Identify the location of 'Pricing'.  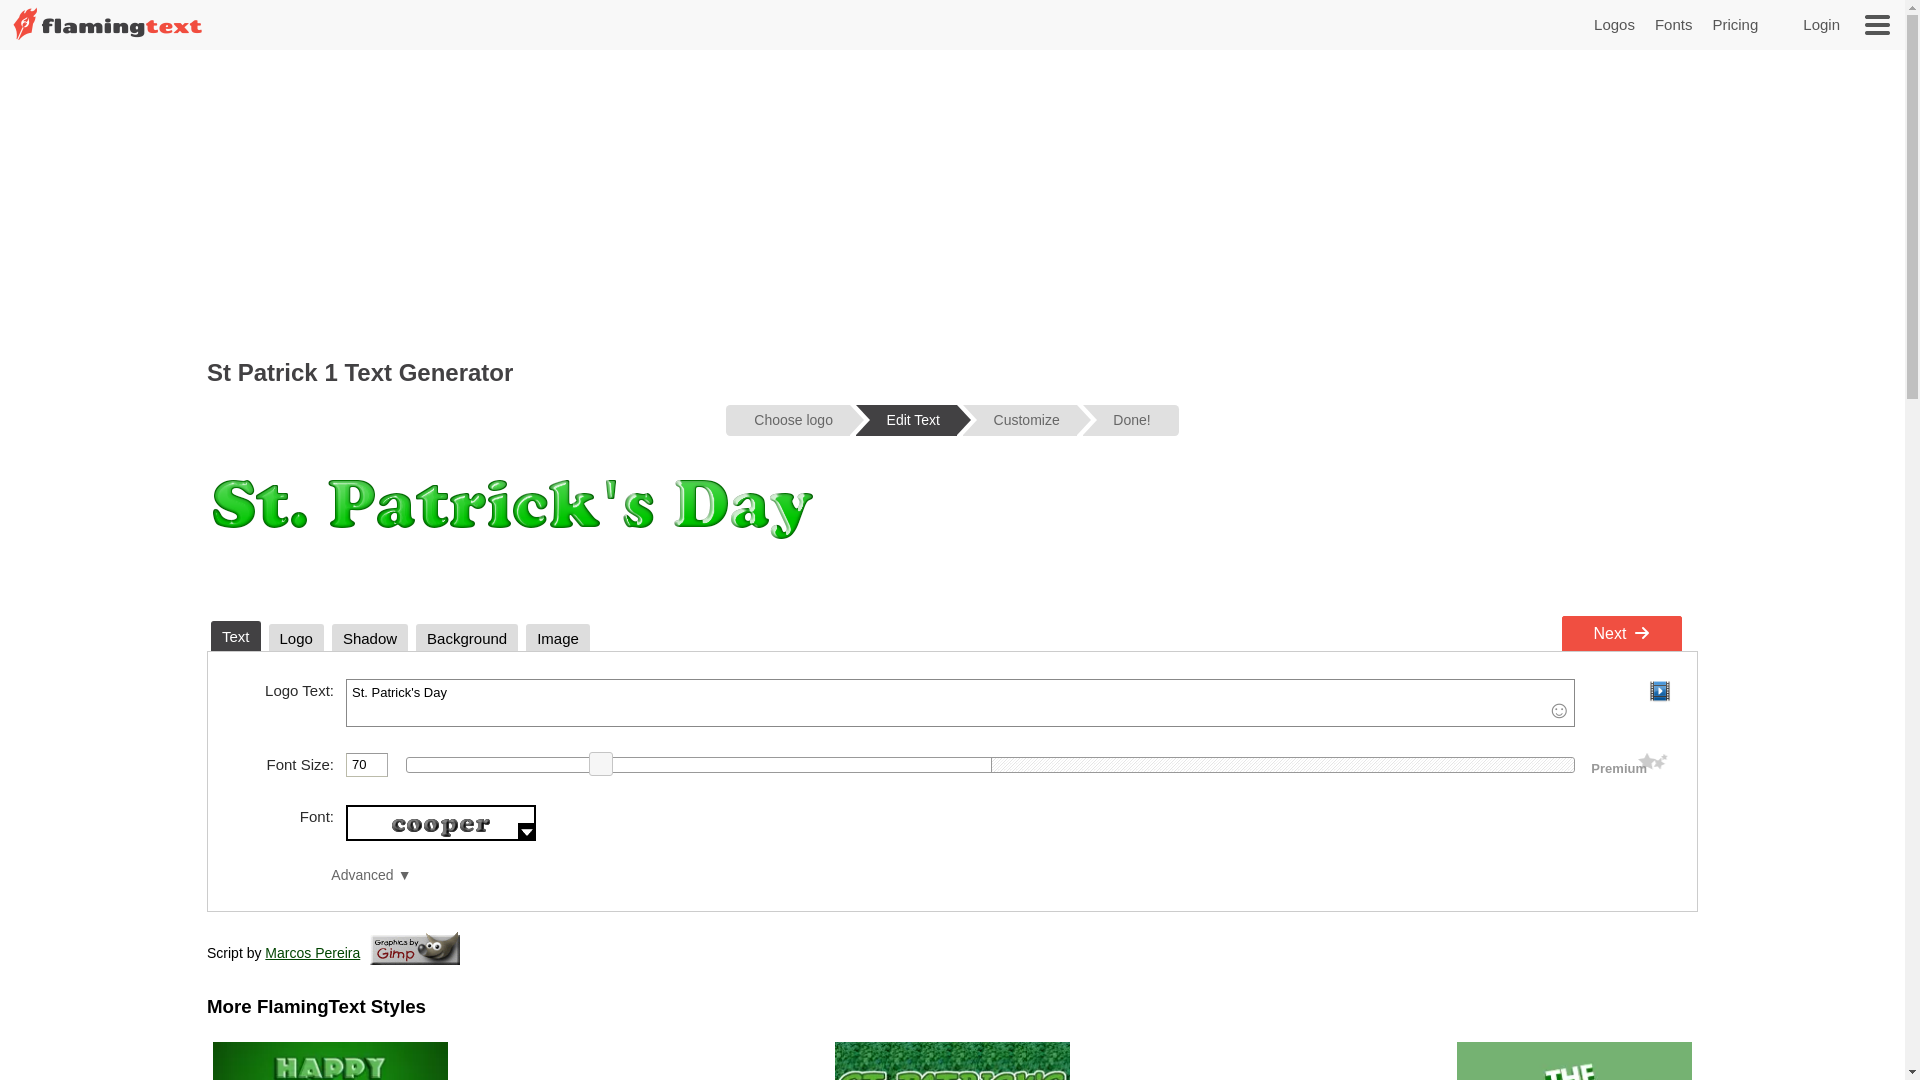
(1733, 24).